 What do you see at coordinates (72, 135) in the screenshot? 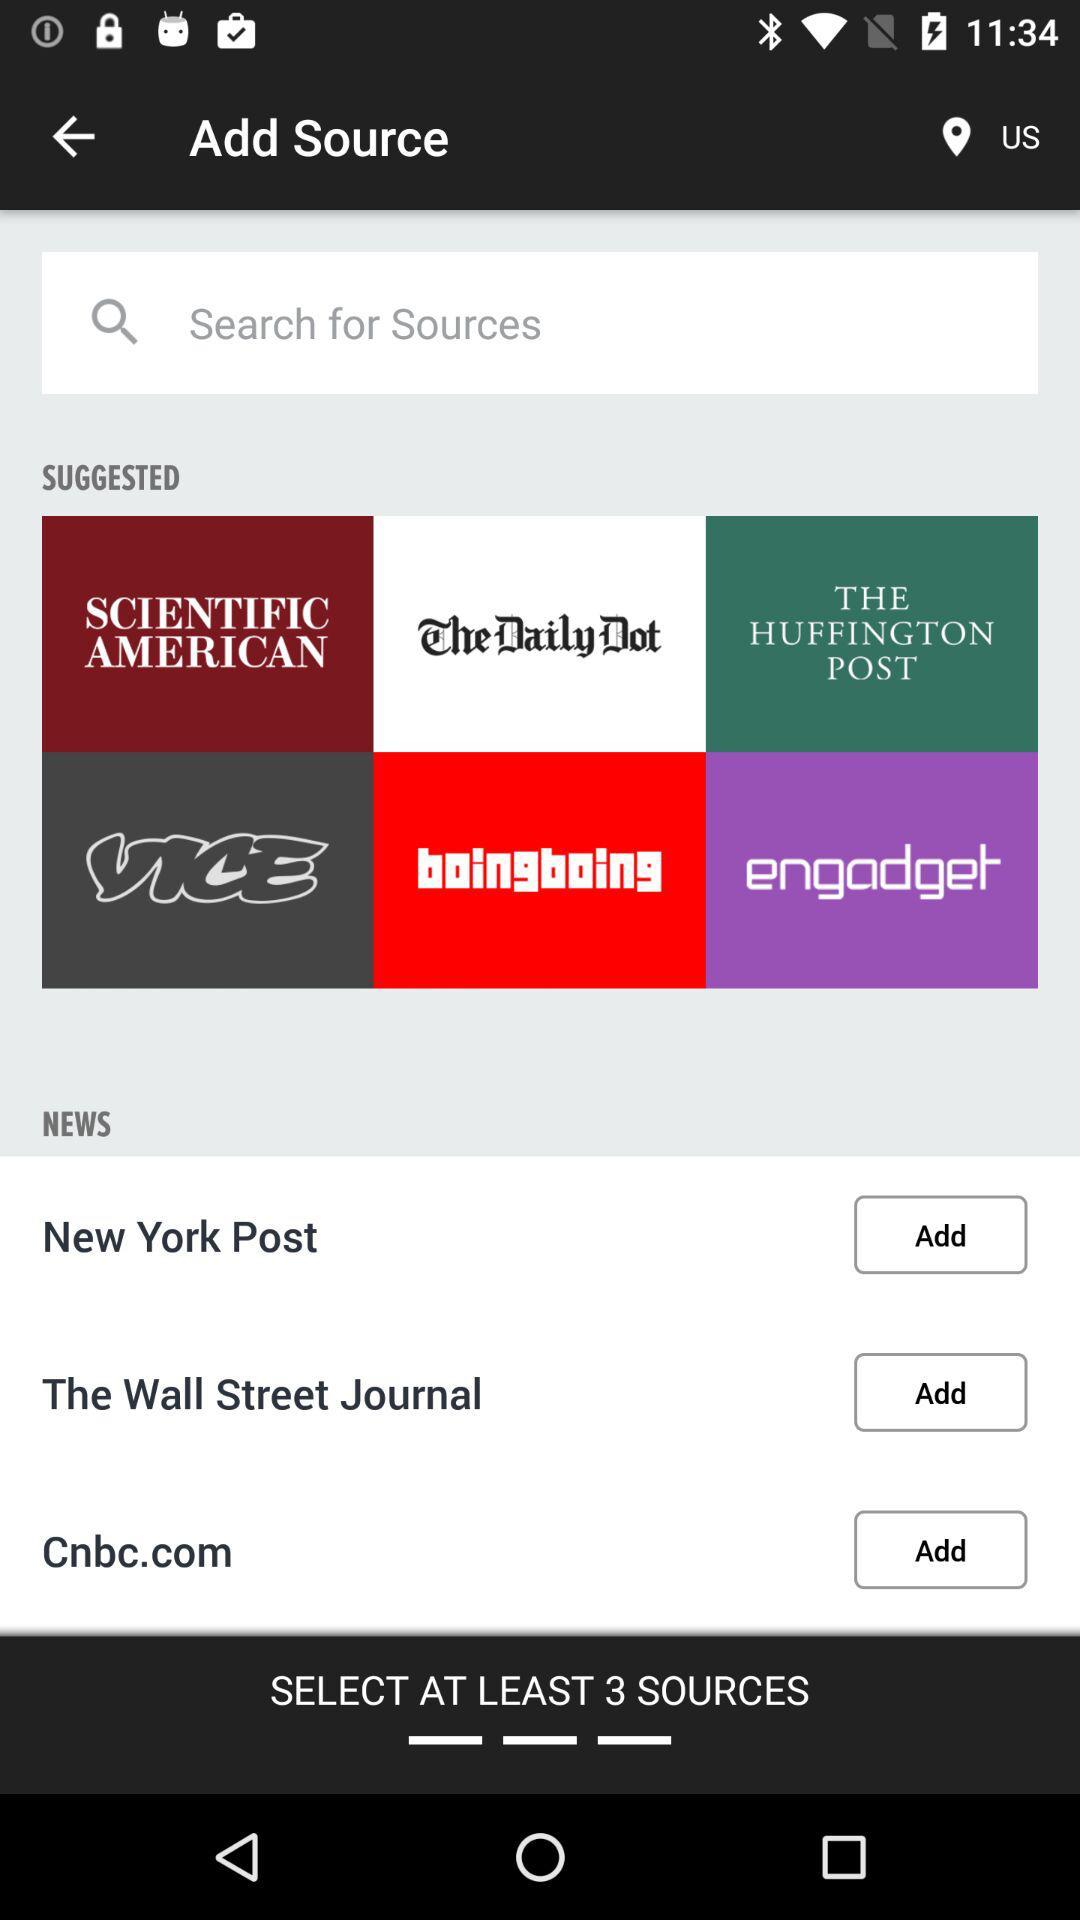
I see `the item to the left of add source icon` at bounding box center [72, 135].